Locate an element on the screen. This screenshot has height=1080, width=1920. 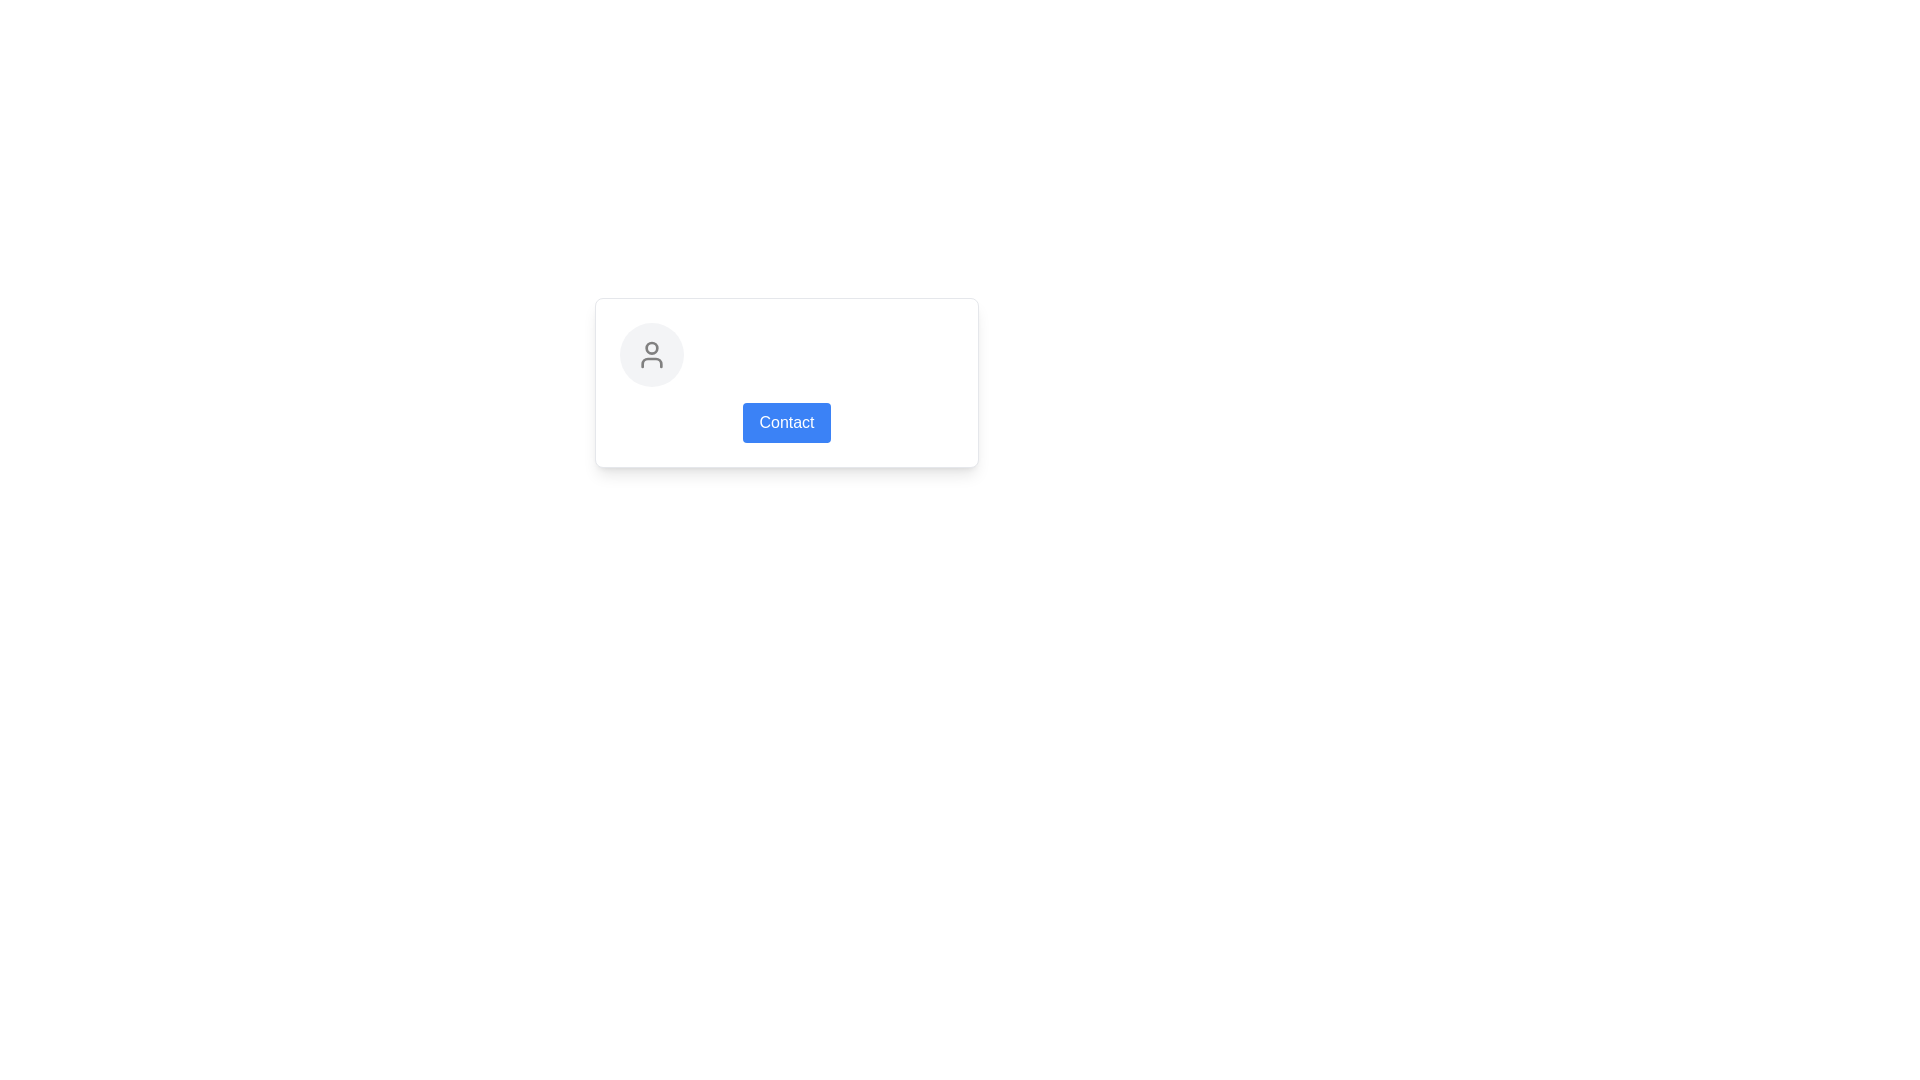
the circular element representing the head in the user profile icon, which is part of an SVG located within a card-like component is located at coordinates (652, 346).